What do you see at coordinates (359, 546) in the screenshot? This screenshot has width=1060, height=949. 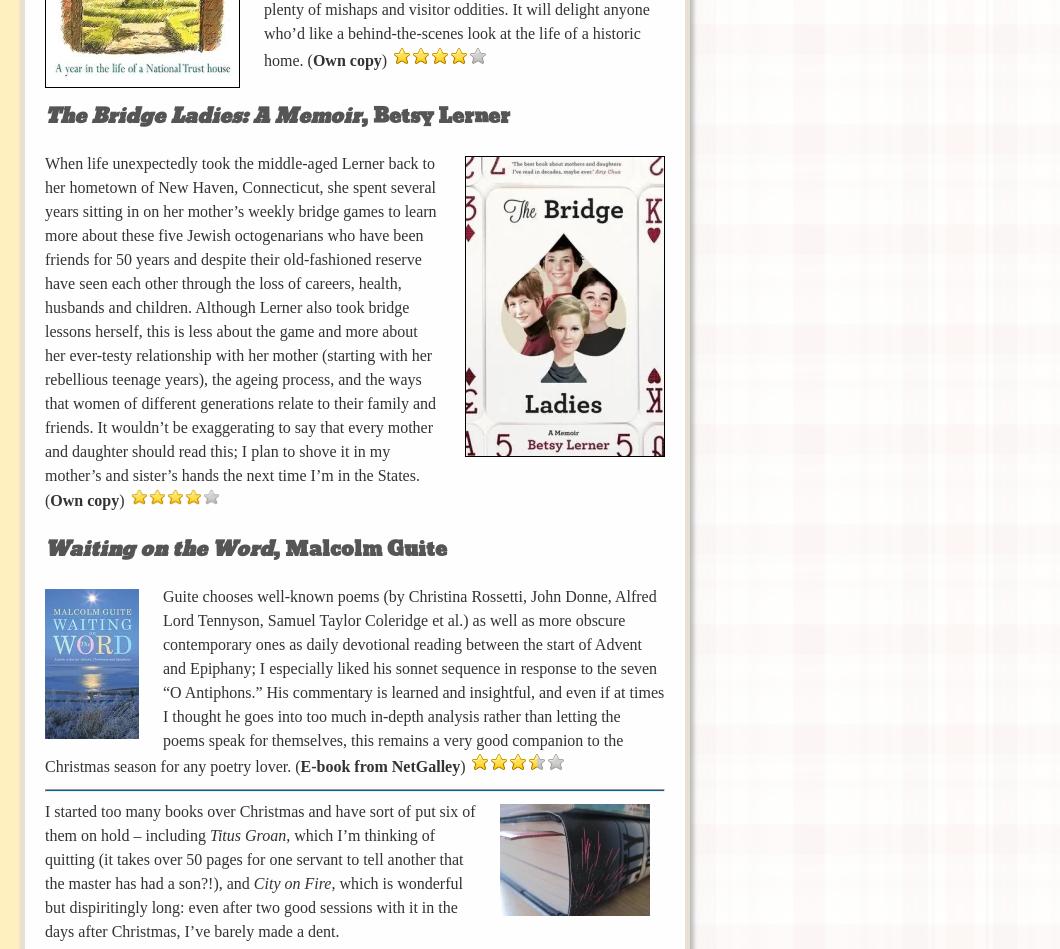 I see `', Malcolm Guite'` at bounding box center [359, 546].